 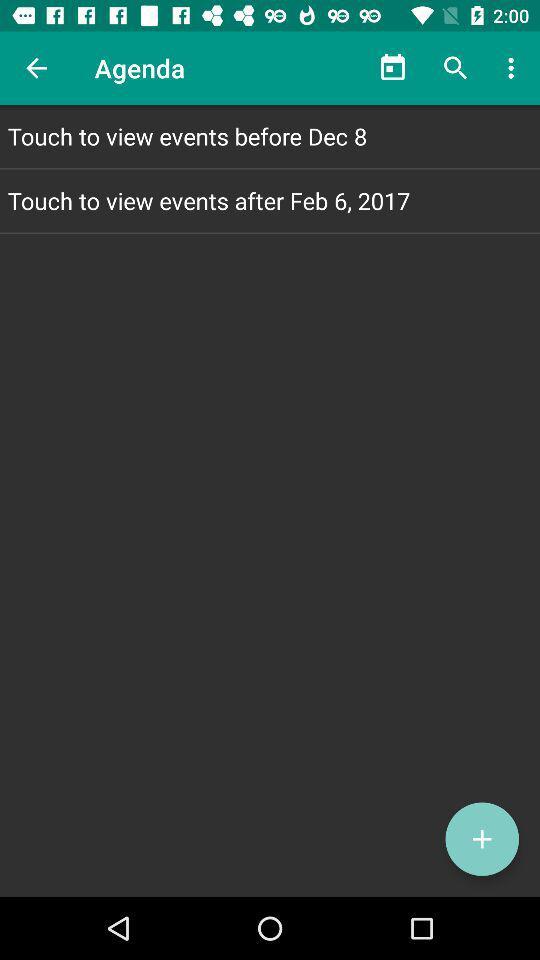 I want to click on item next to agenda icon, so click(x=36, y=68).